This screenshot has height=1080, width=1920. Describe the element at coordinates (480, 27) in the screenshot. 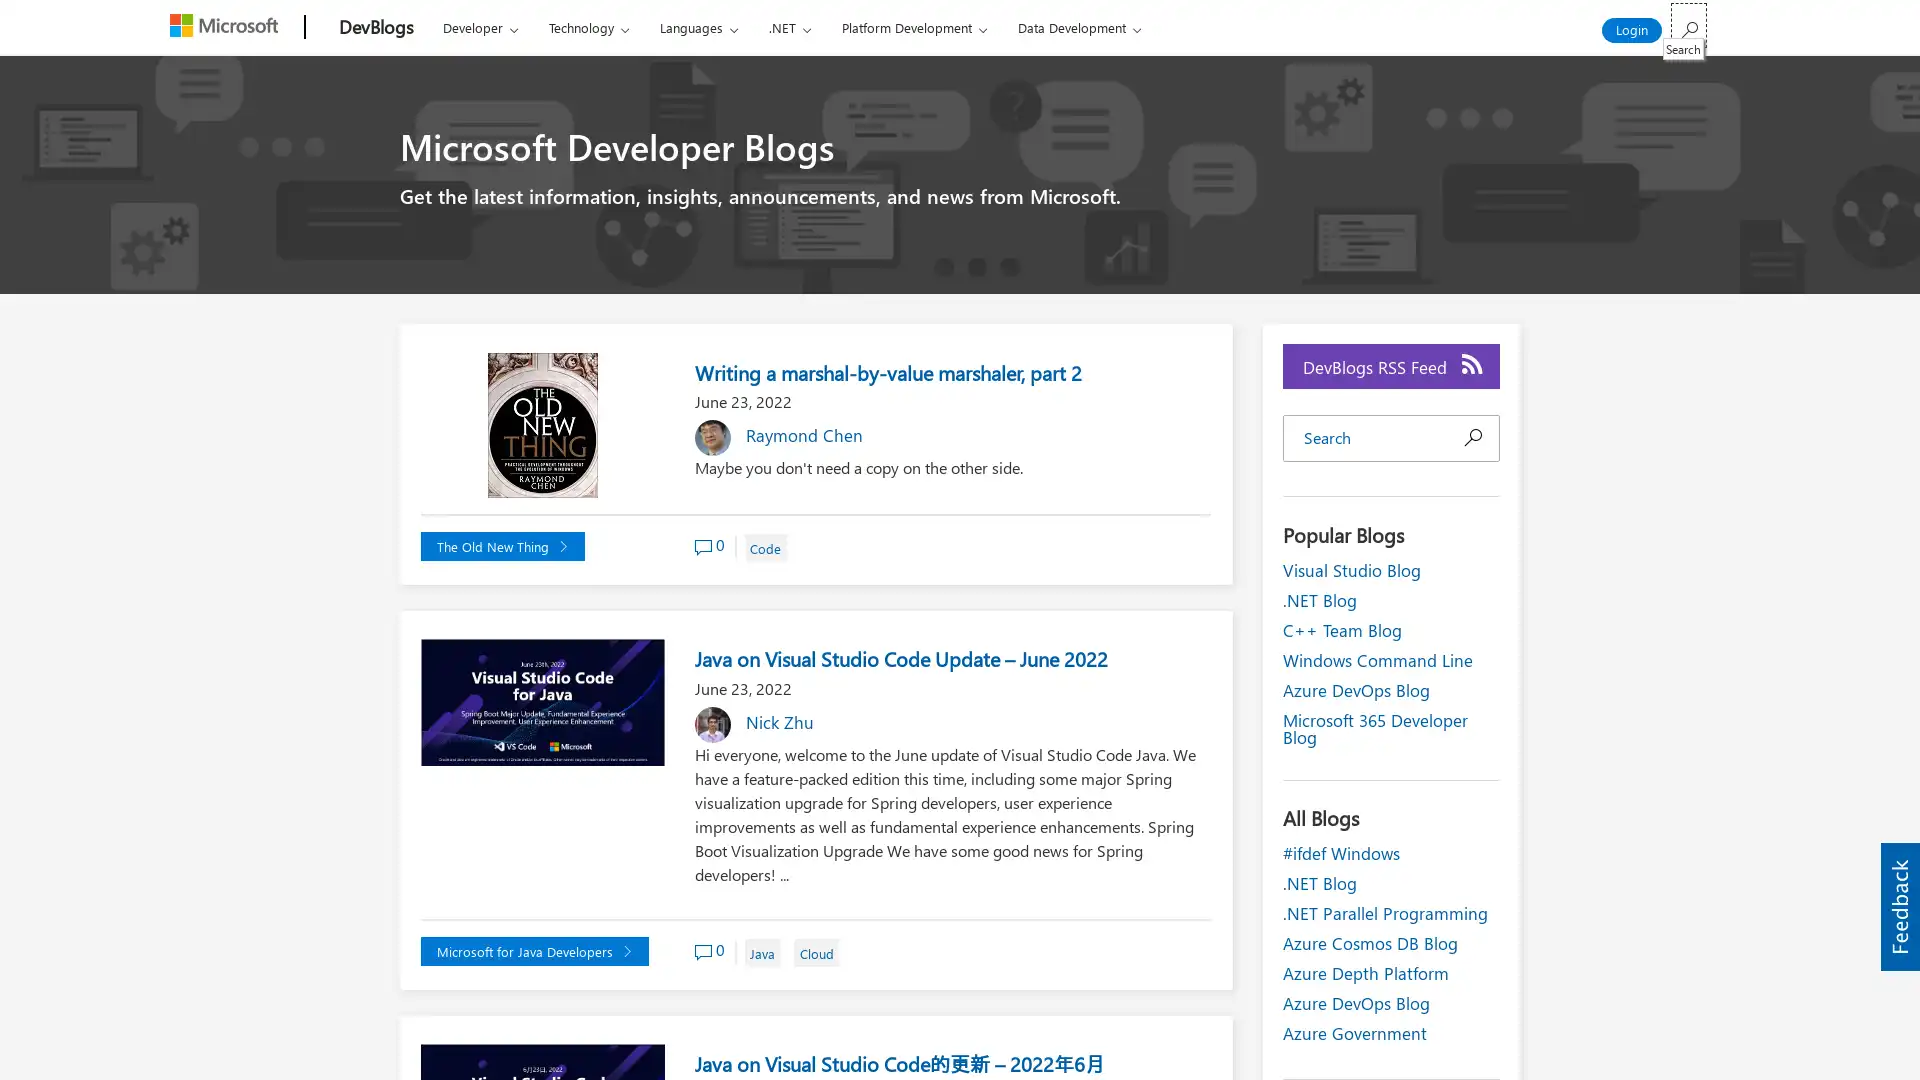

I see `Developer` at that location.